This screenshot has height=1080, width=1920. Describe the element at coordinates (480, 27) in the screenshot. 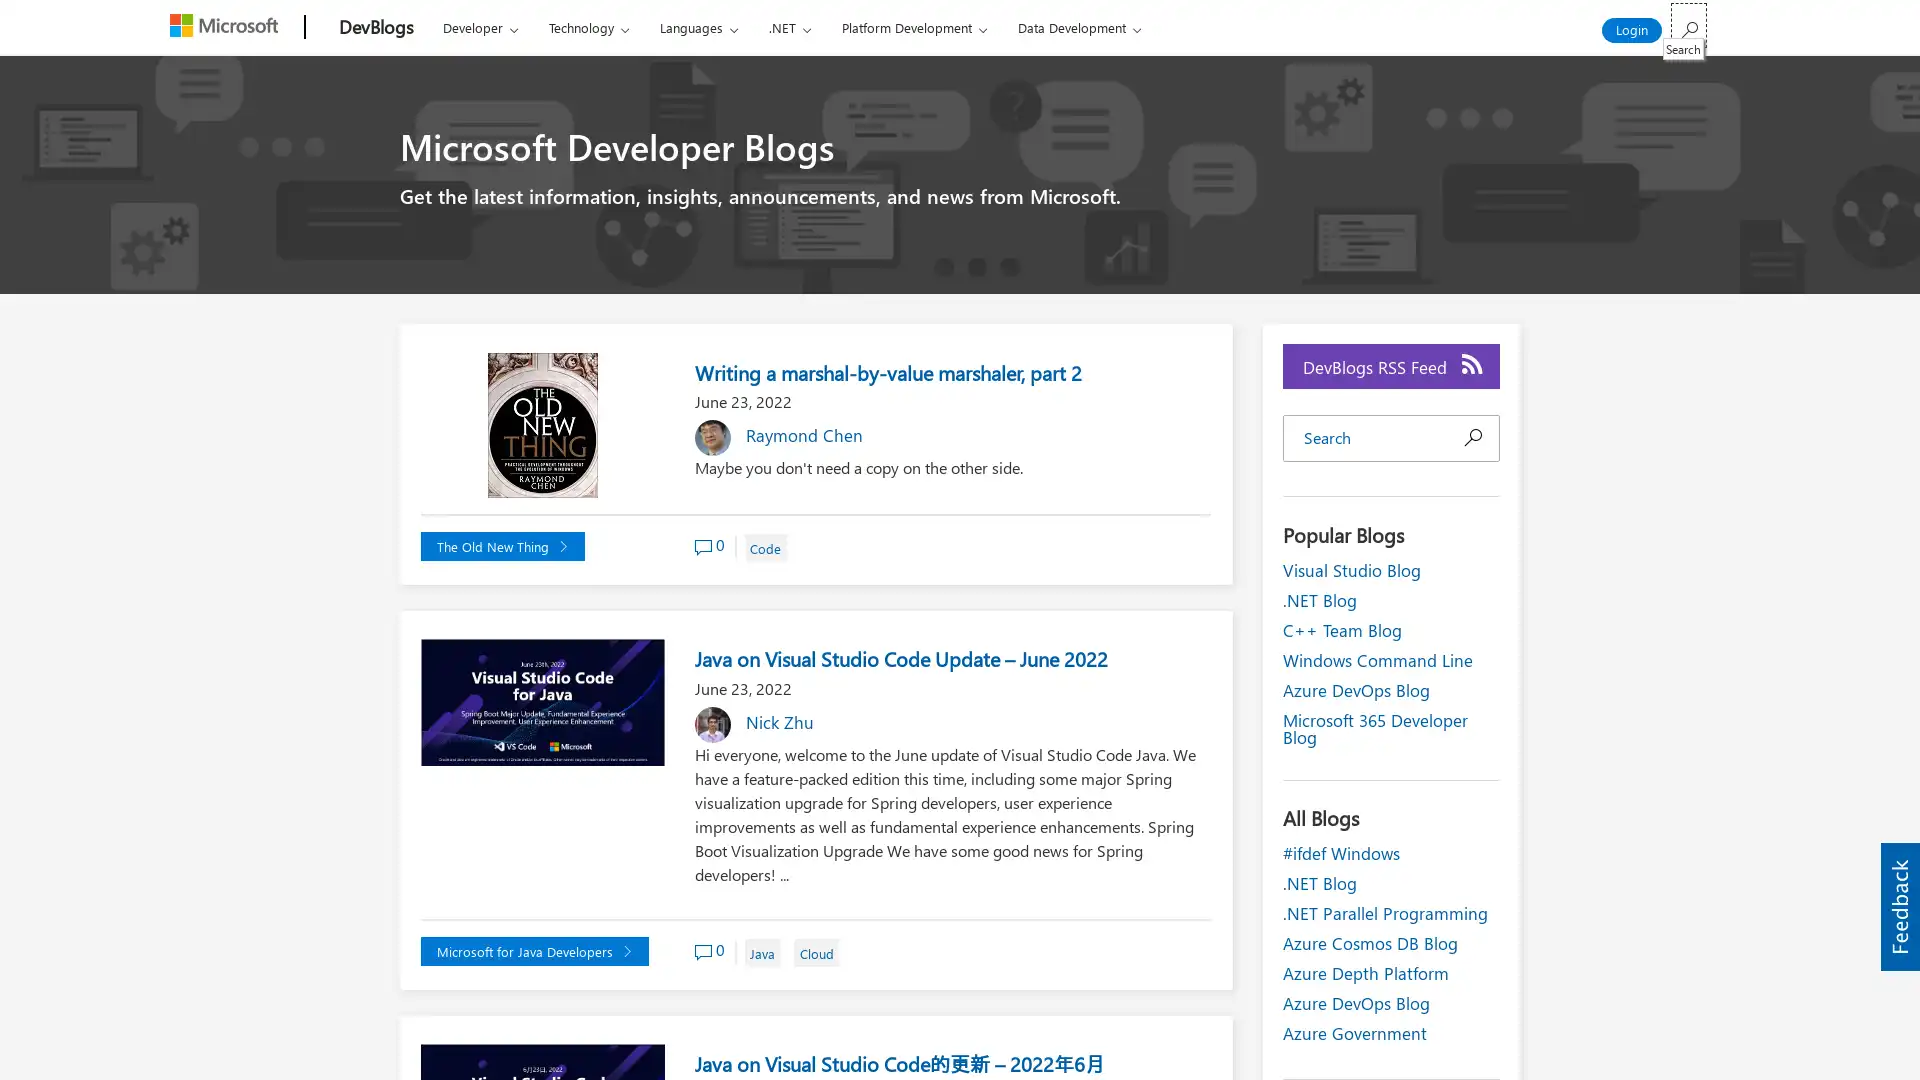

I see `Developer` at that location.